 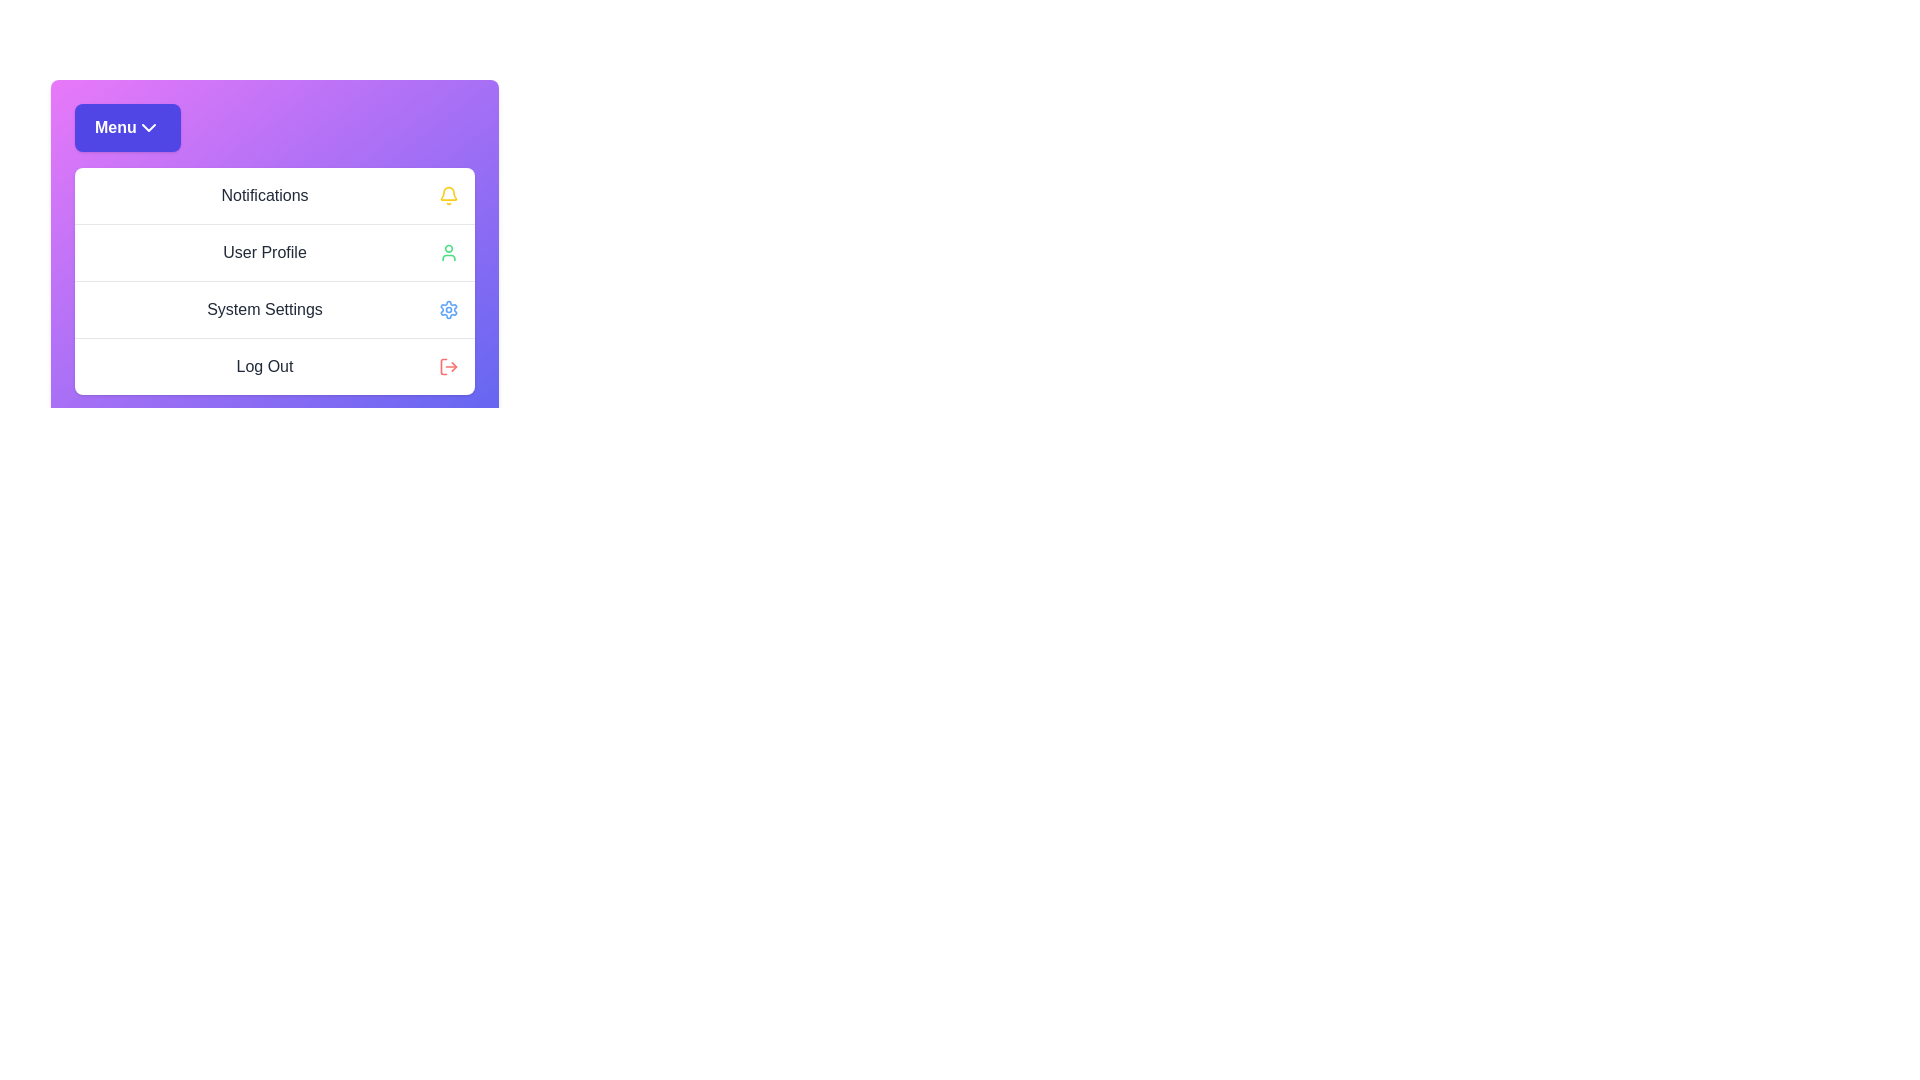 I want to click on the icon corresponding to Notifications in the menu, so click(x=448, y=196).